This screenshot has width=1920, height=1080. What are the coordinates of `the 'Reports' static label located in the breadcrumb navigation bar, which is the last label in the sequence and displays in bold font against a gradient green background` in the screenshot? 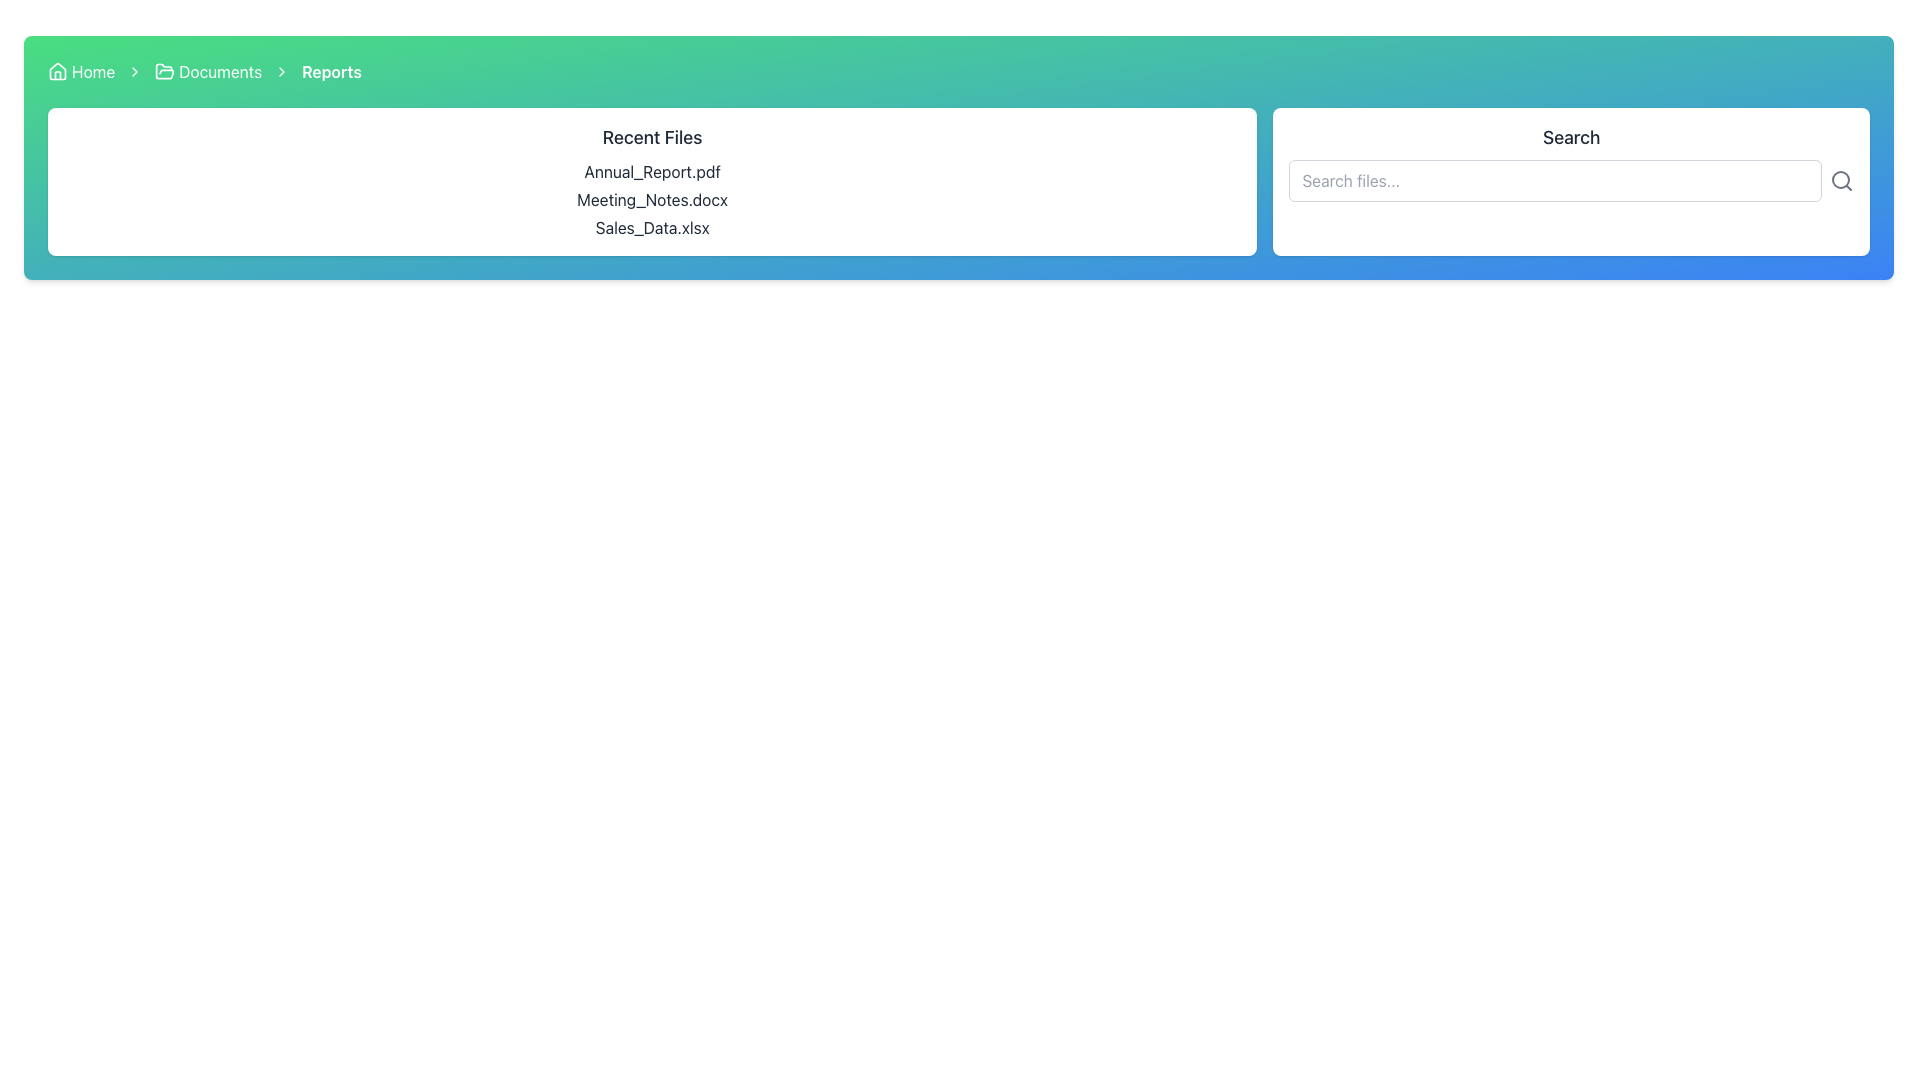 It's located at (331, 71).